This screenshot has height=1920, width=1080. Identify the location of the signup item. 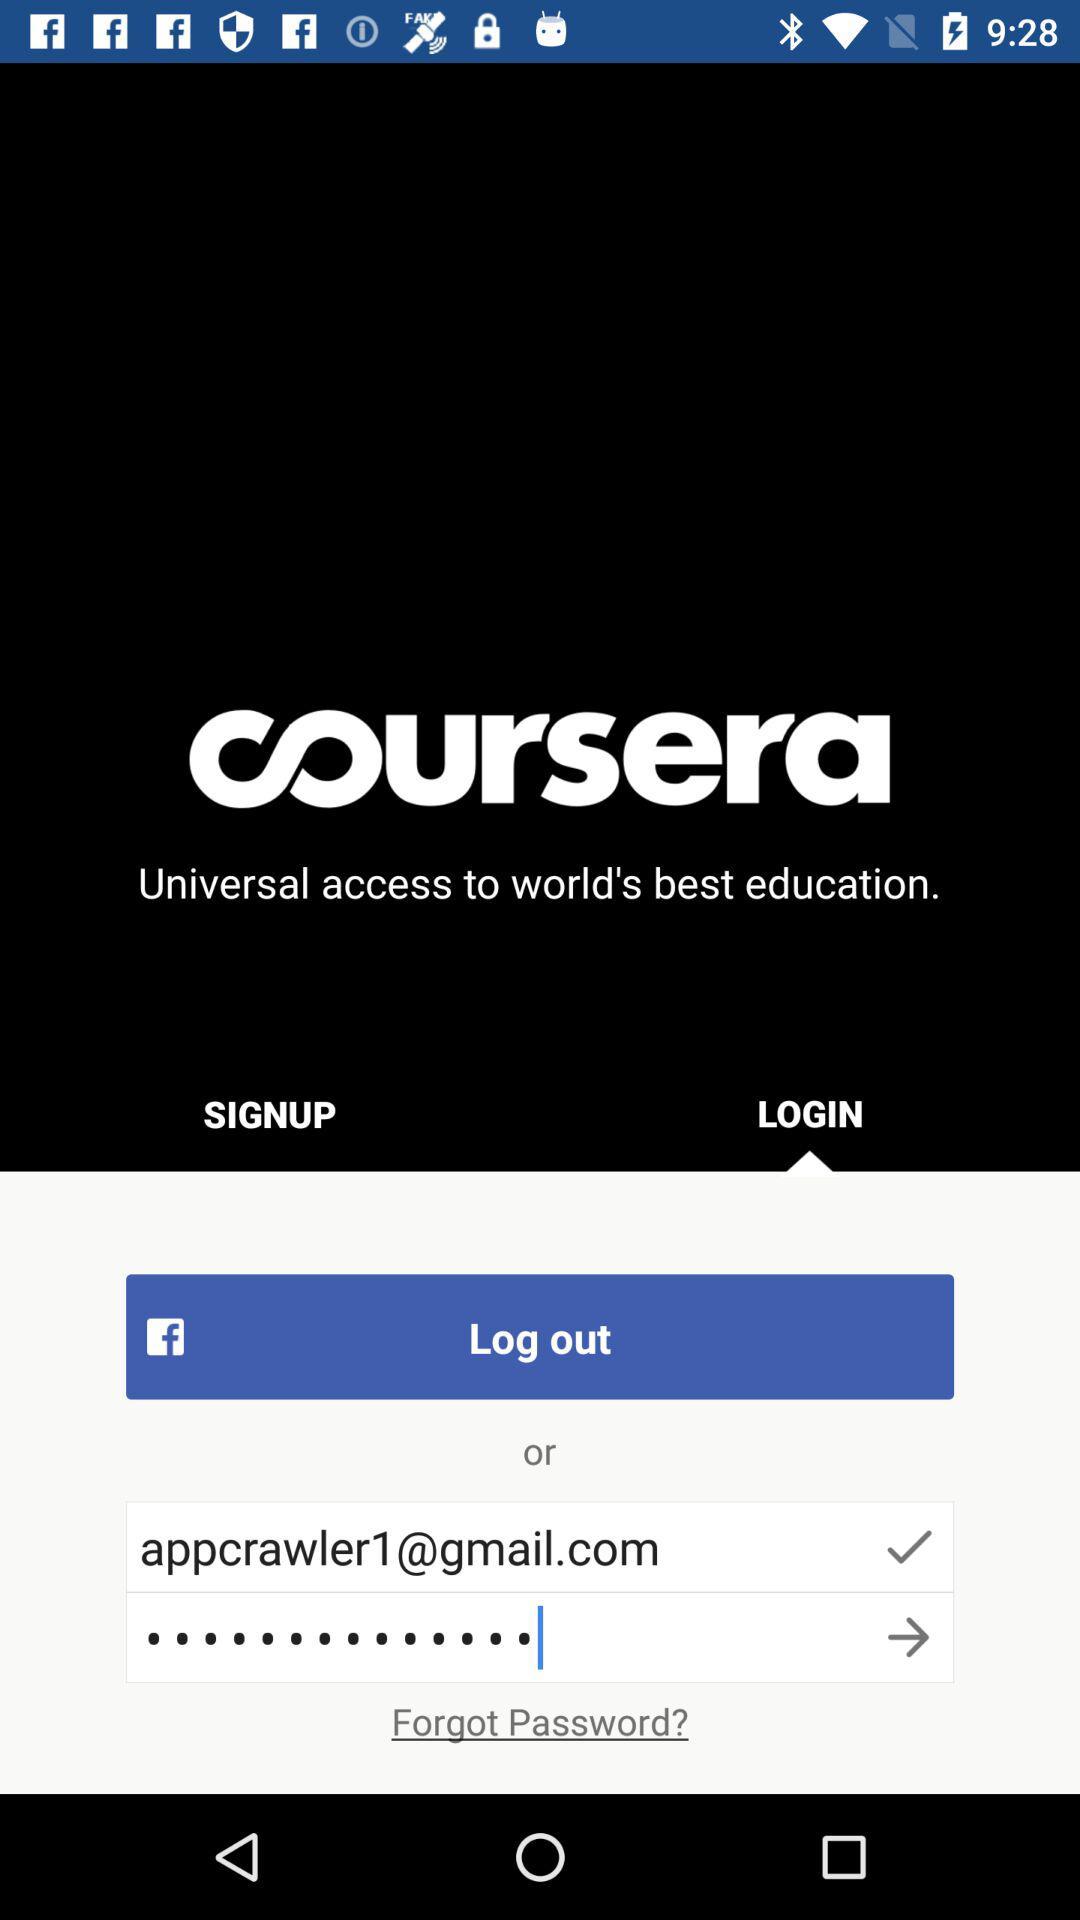
(270, 1112).